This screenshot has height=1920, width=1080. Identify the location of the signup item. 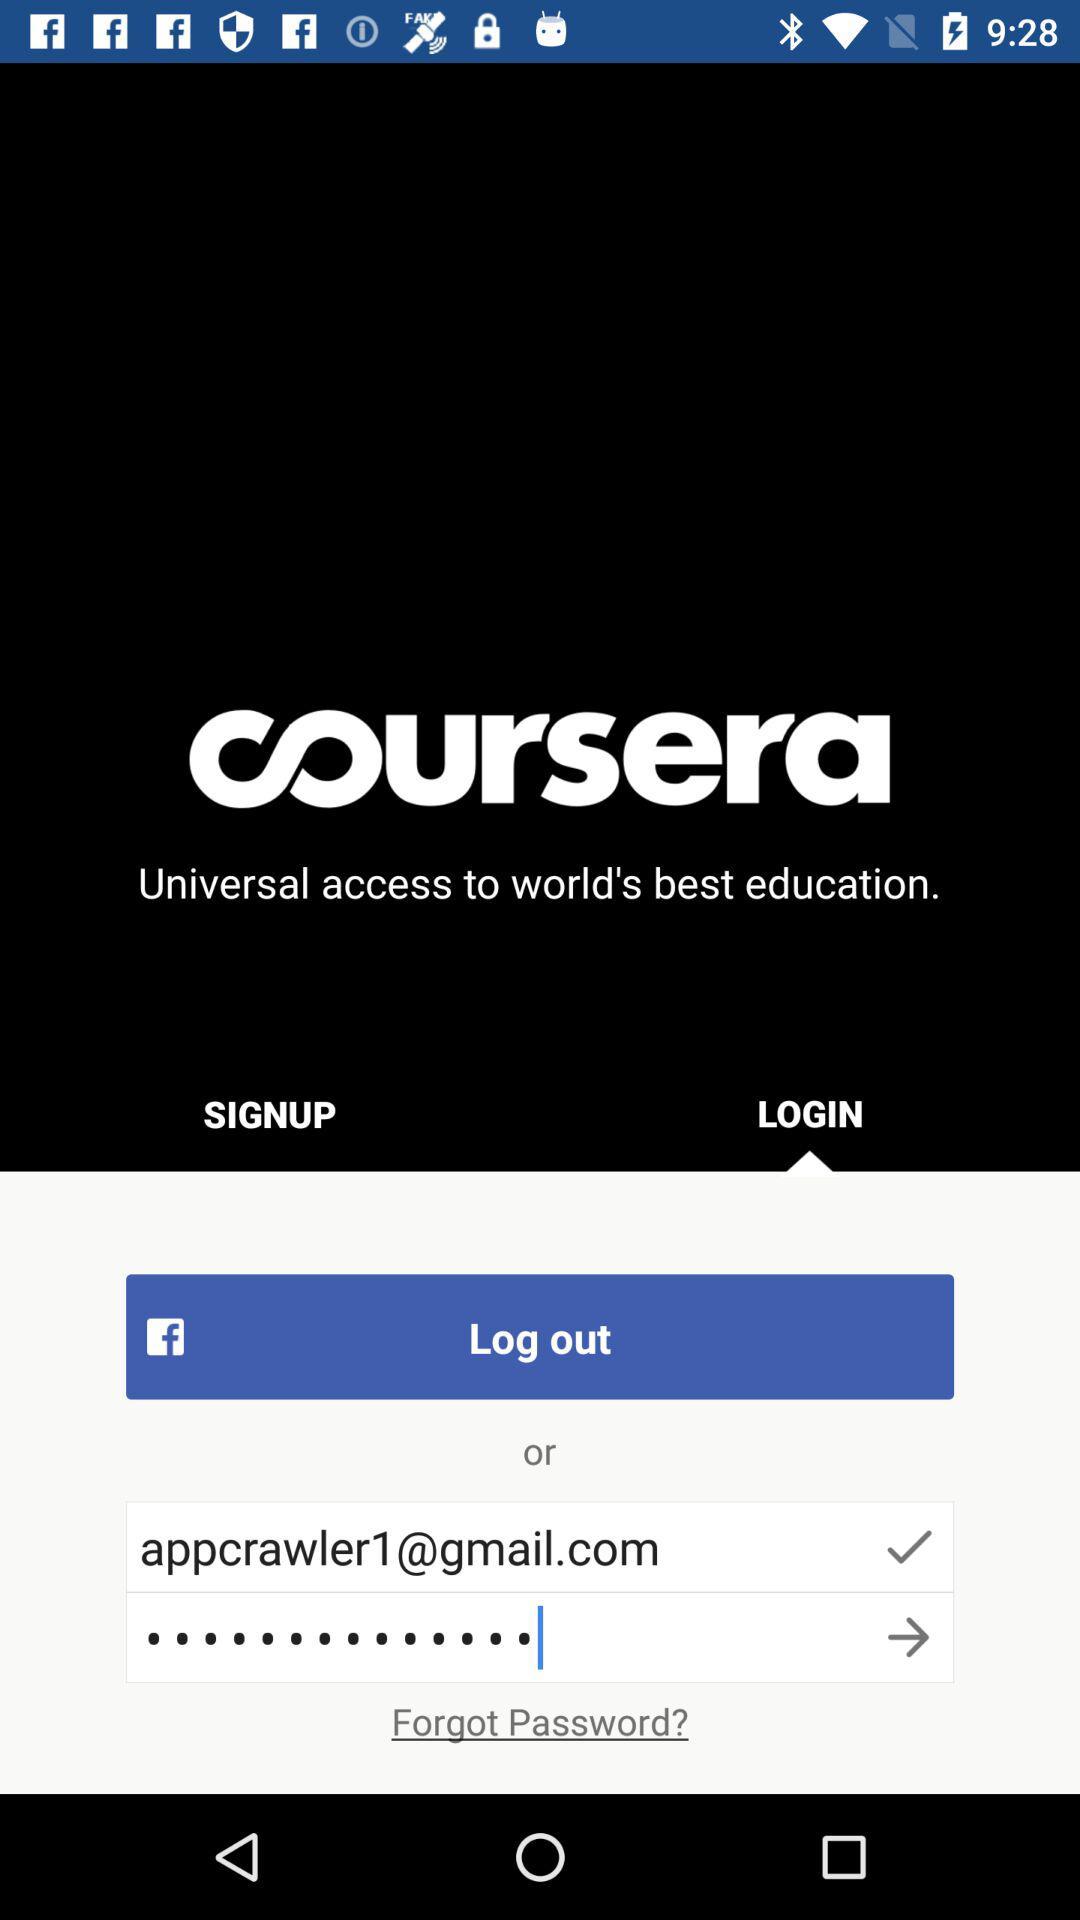
(270, 1112).